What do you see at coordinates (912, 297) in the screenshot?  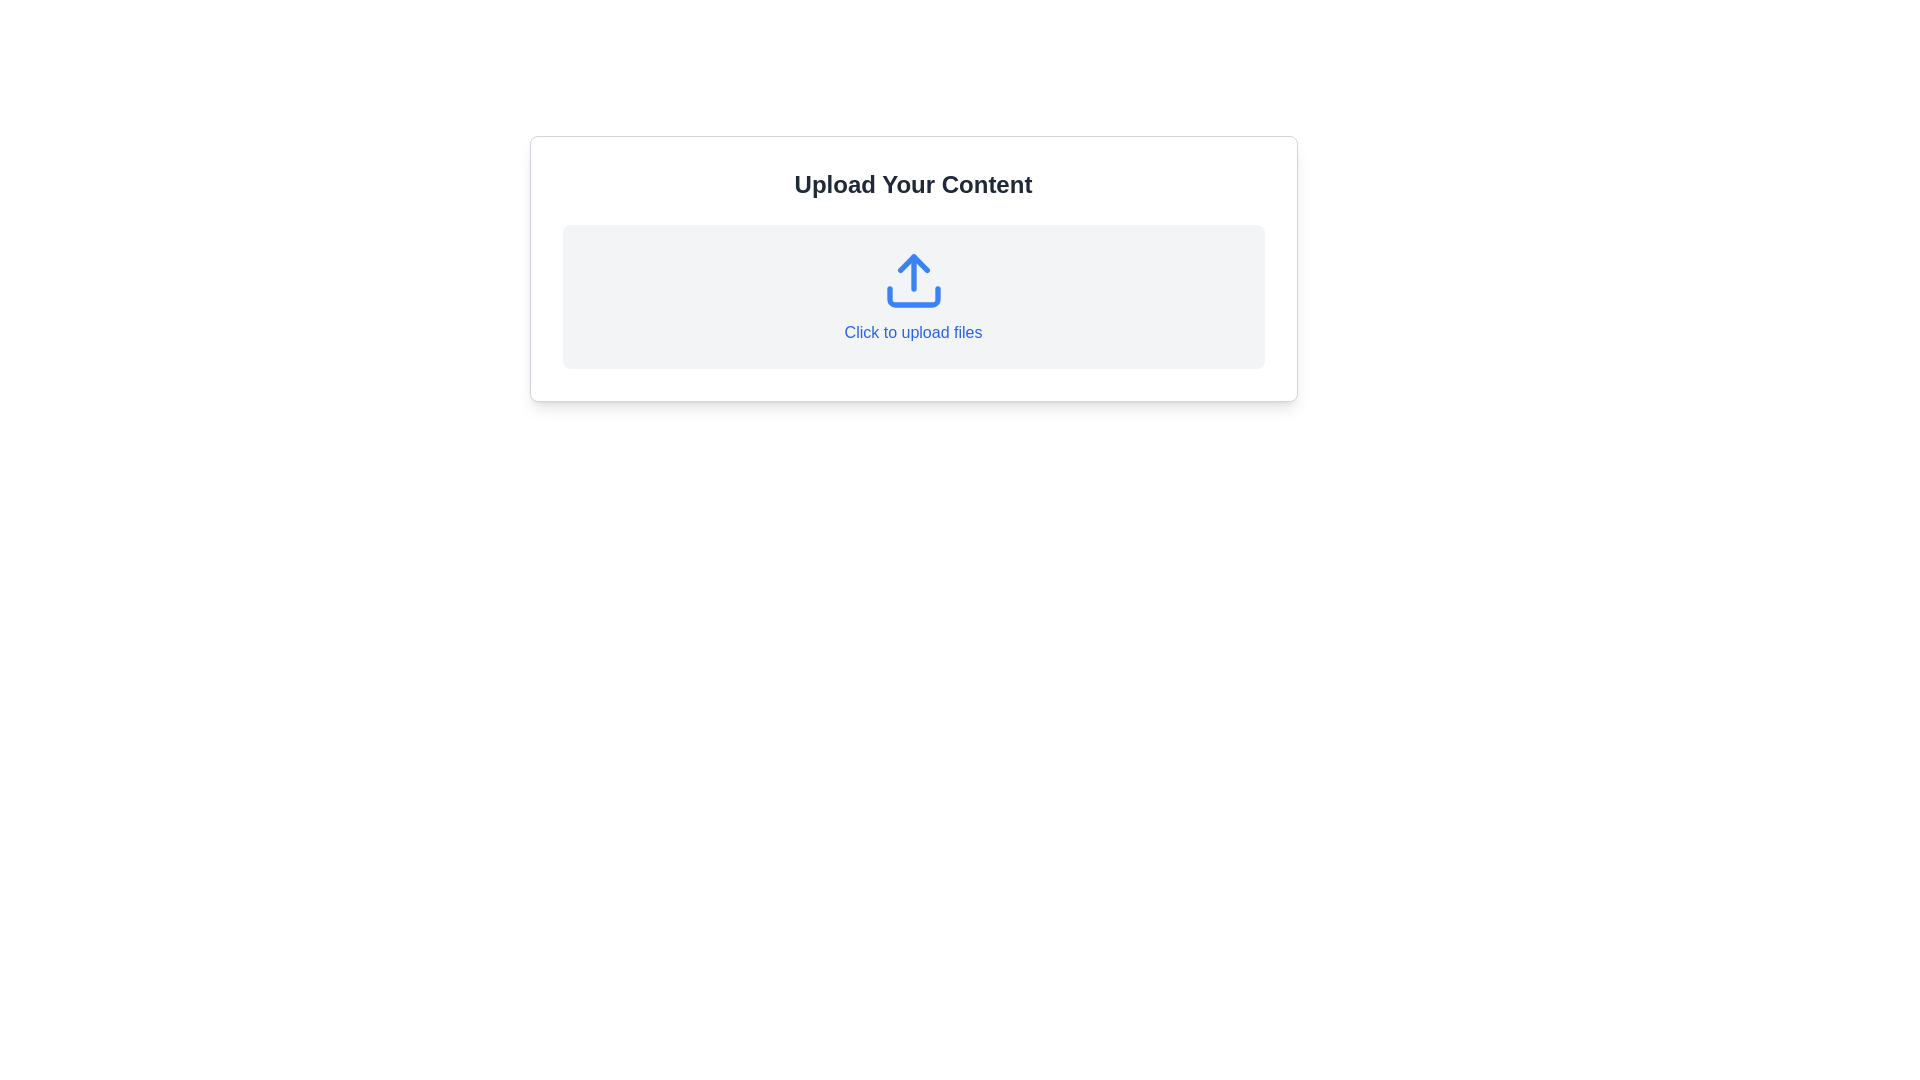 I see `the interactive area for initiating file uploads located centrally below the 'Upload Your Content' title` at bounding box center [912, 297].